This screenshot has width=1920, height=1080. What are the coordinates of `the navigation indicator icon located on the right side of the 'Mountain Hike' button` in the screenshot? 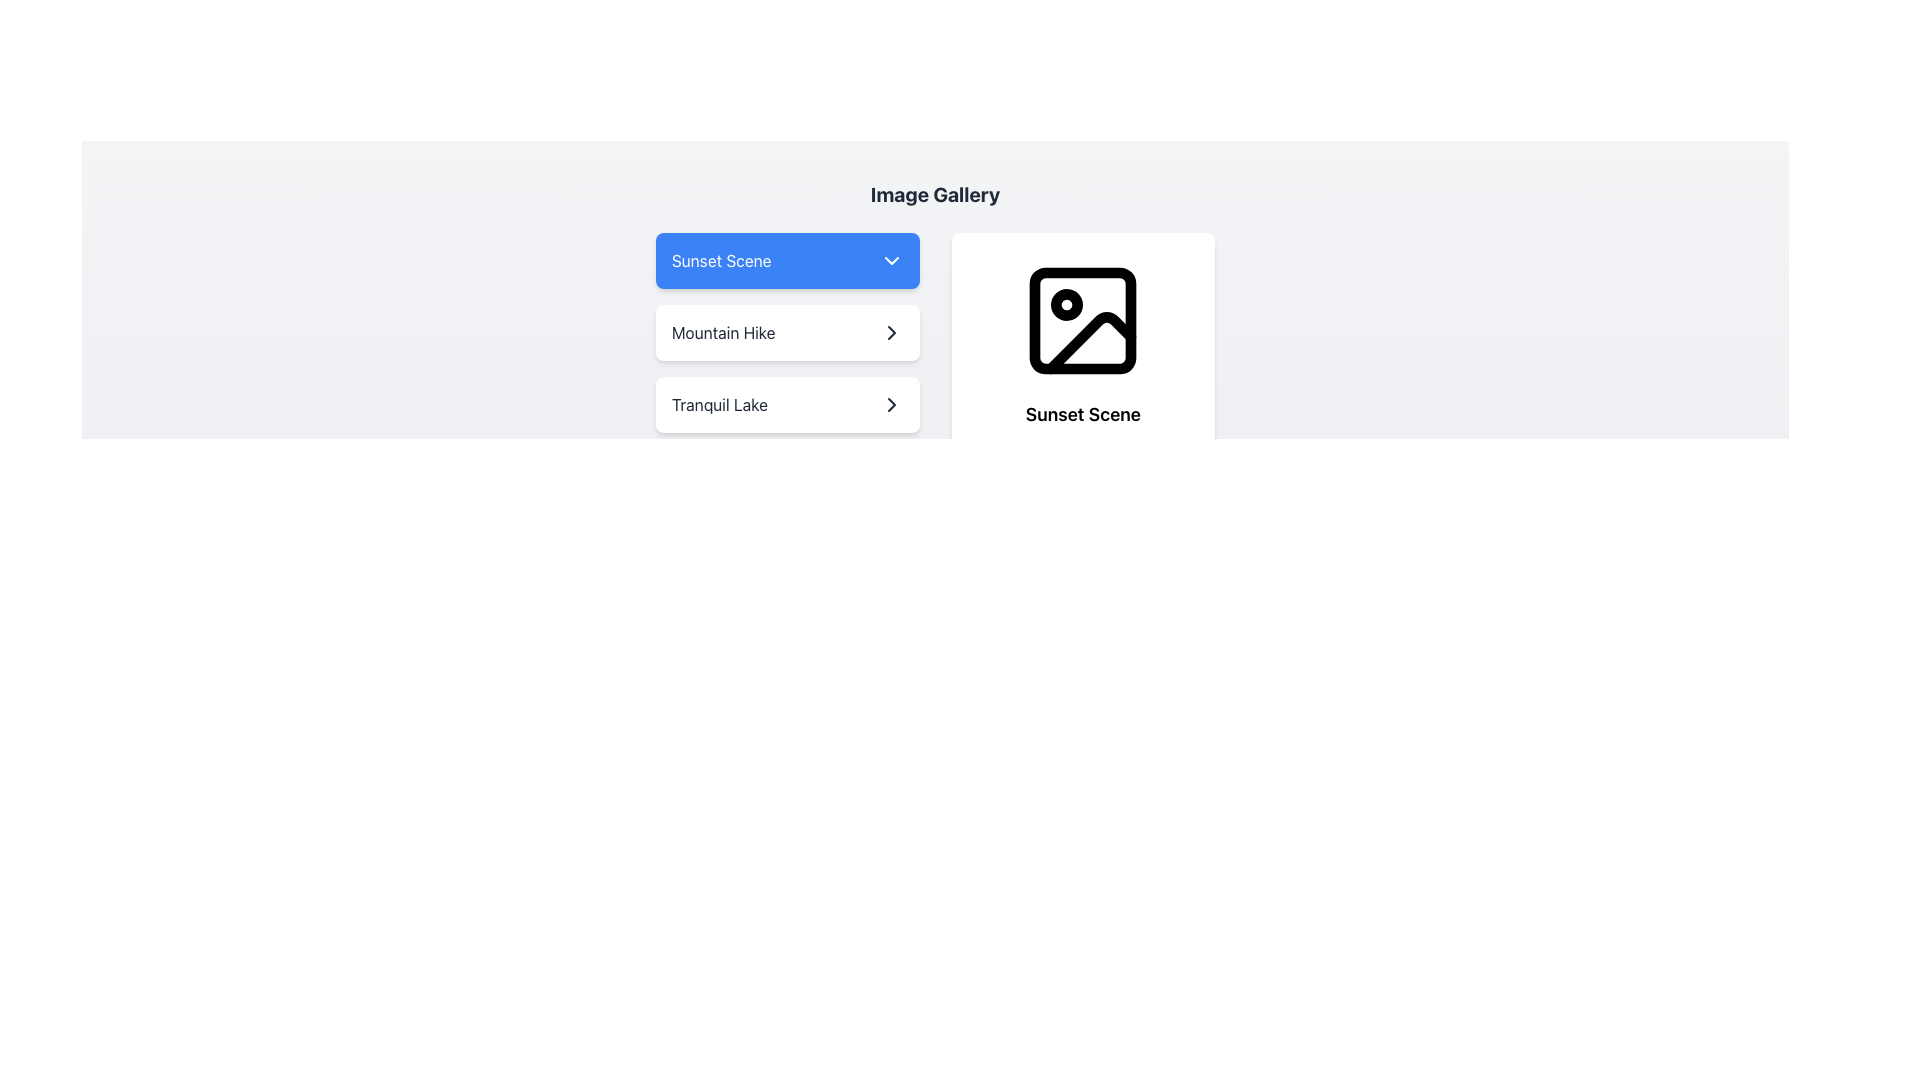 It's located at (890, 405).